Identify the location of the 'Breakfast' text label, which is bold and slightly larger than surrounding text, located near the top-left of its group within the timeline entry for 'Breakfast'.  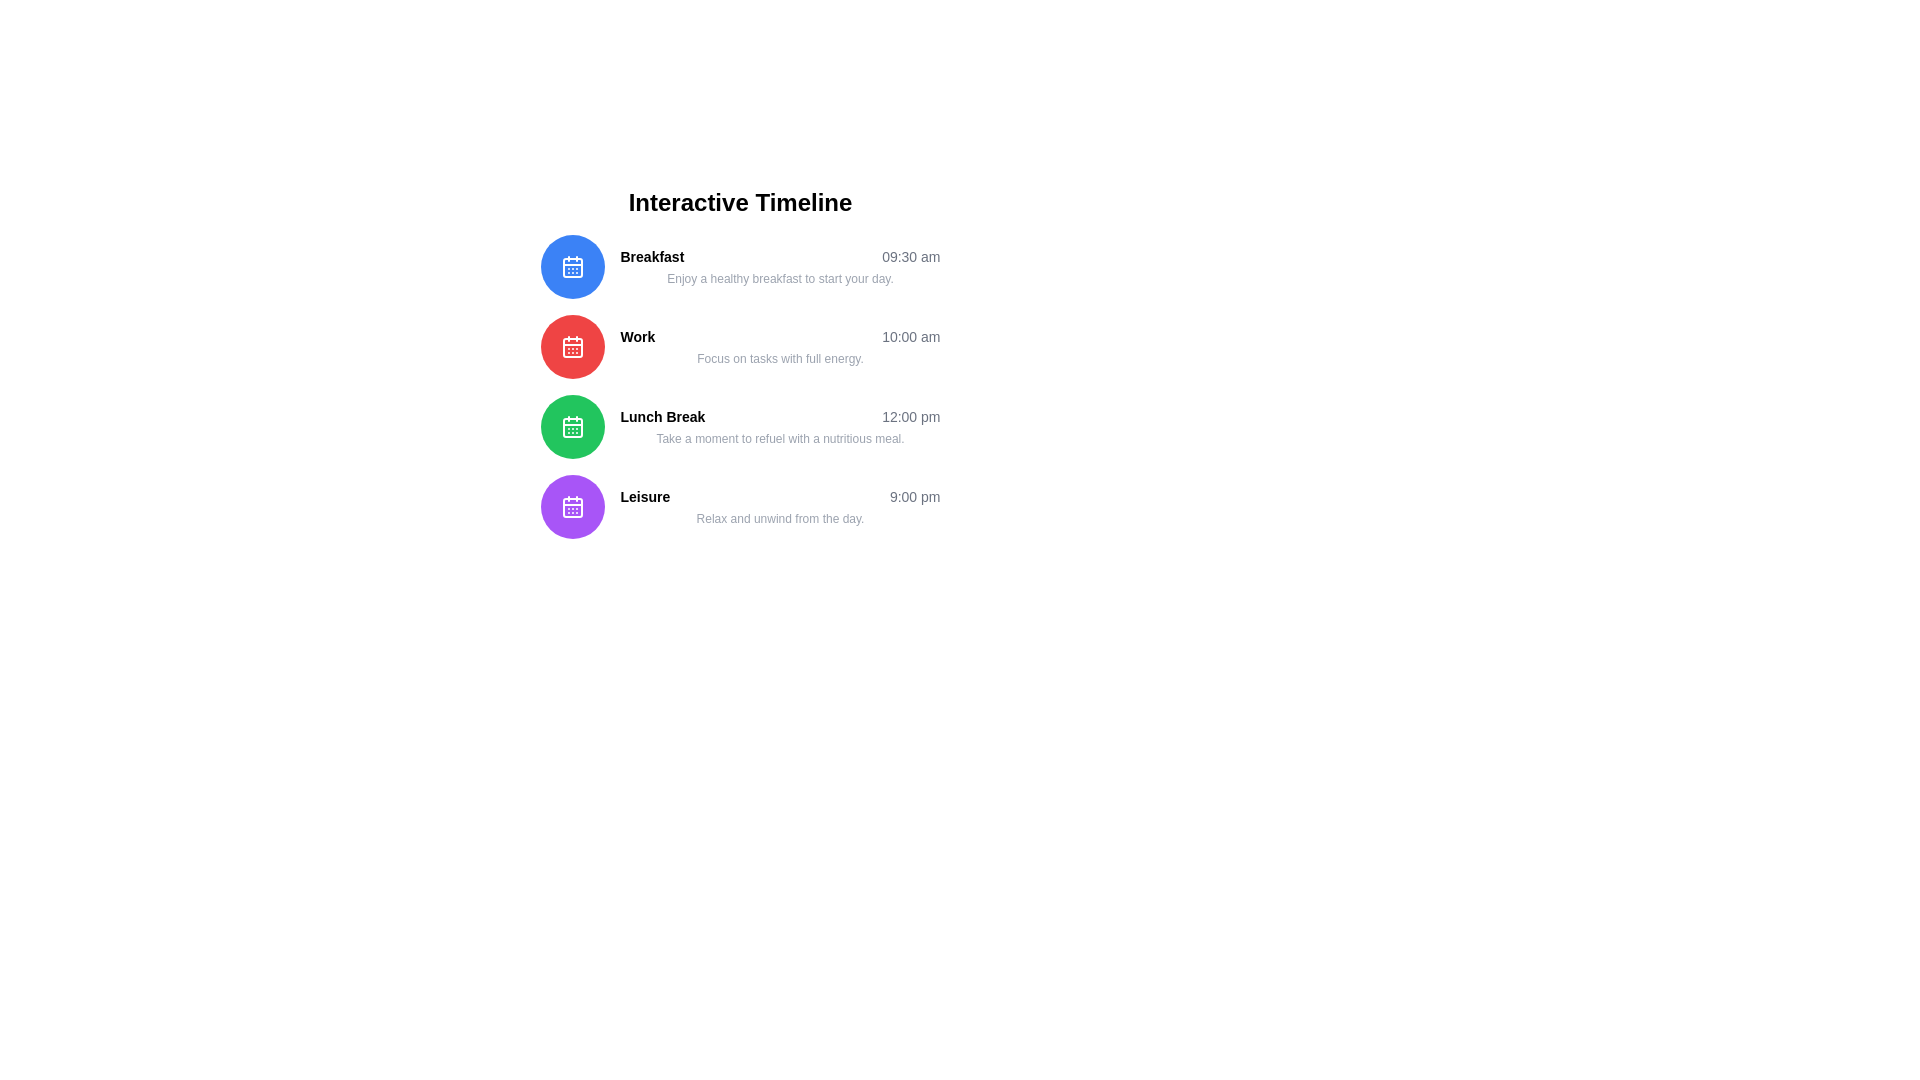
(652, 256).